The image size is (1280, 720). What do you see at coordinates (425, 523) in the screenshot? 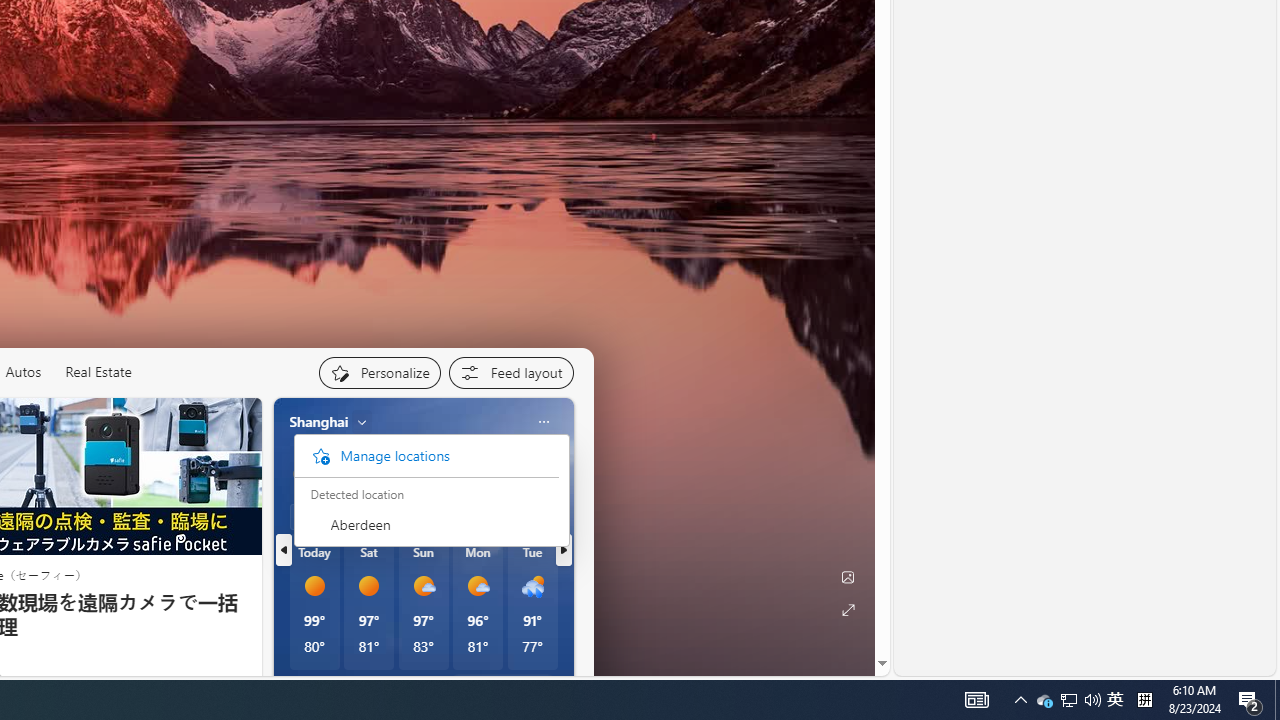
I see `'Aberdeen'` at bounding box center [425, 523].